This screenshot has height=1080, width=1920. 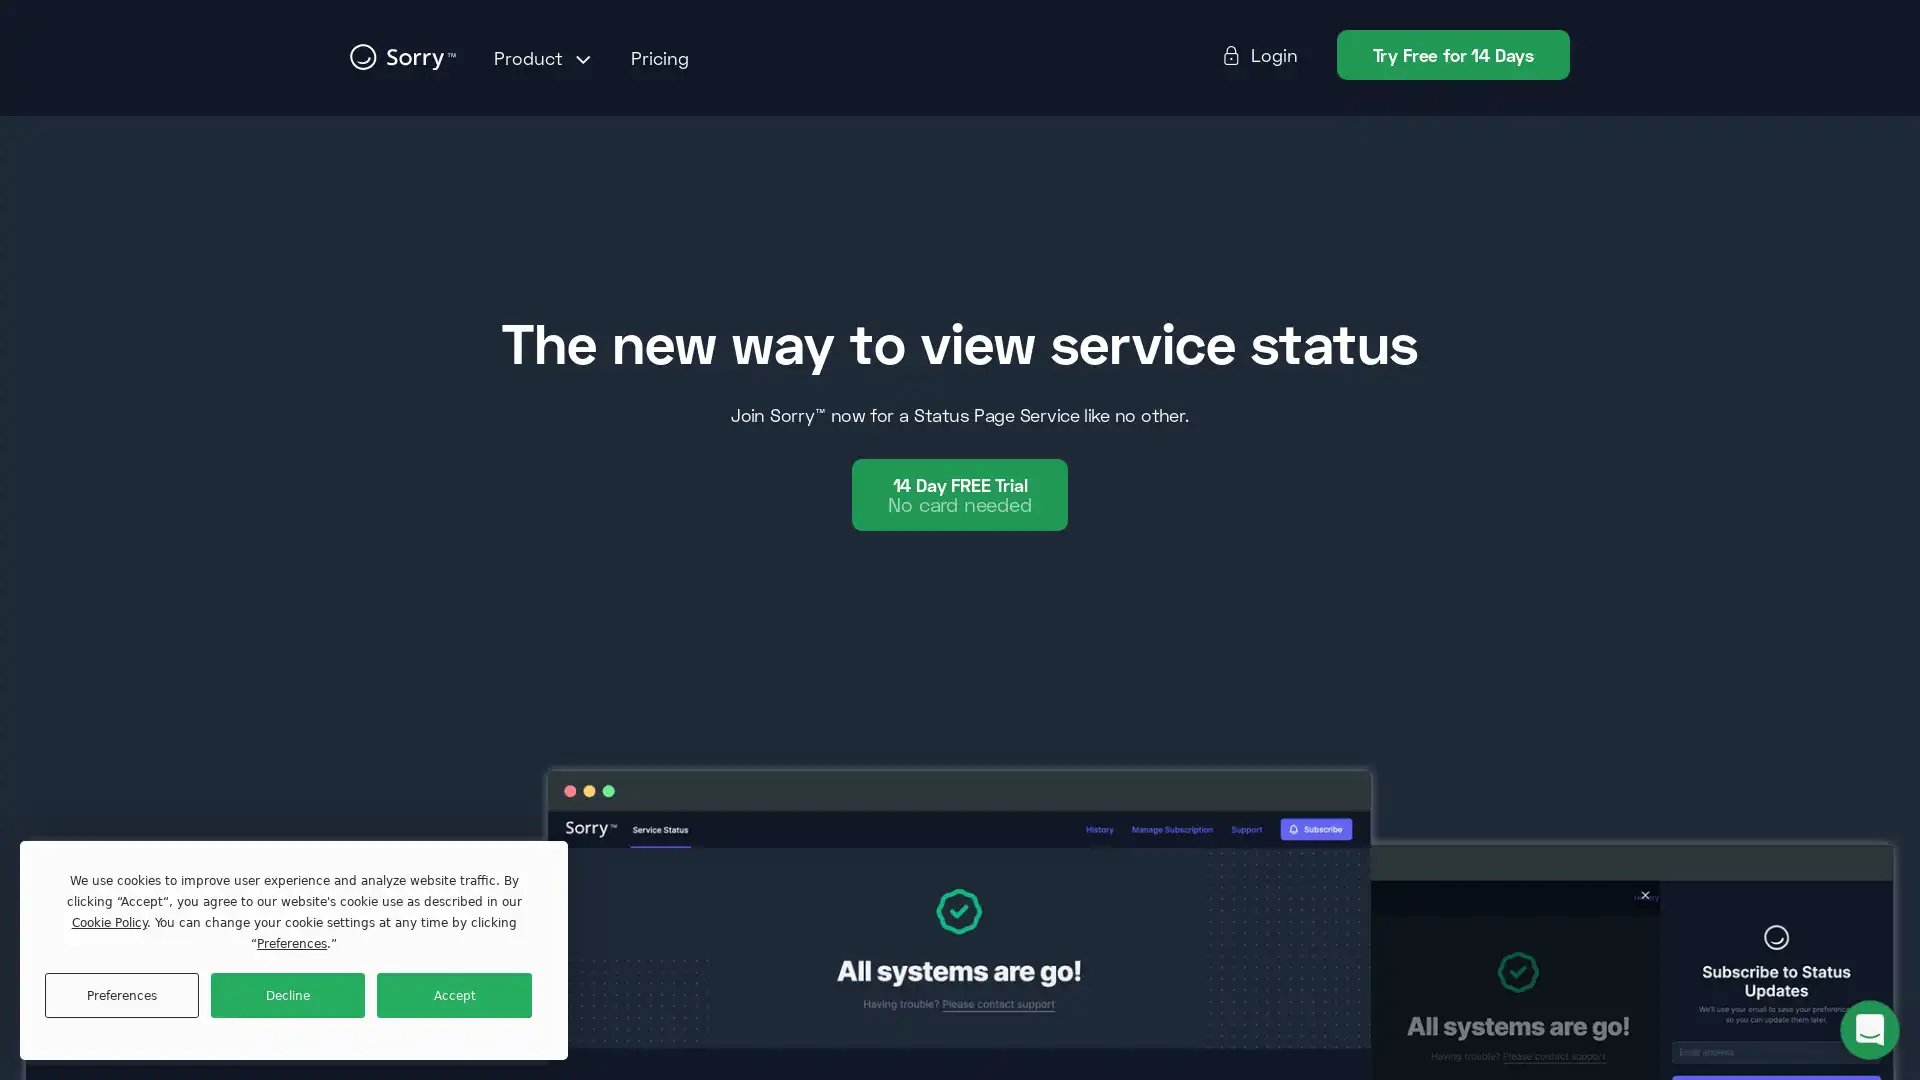 What do you see at coordinates (1869, 1029) in the screenshot?
I see `Open Intercom Messenger` at bounding box center [1869, 1029].